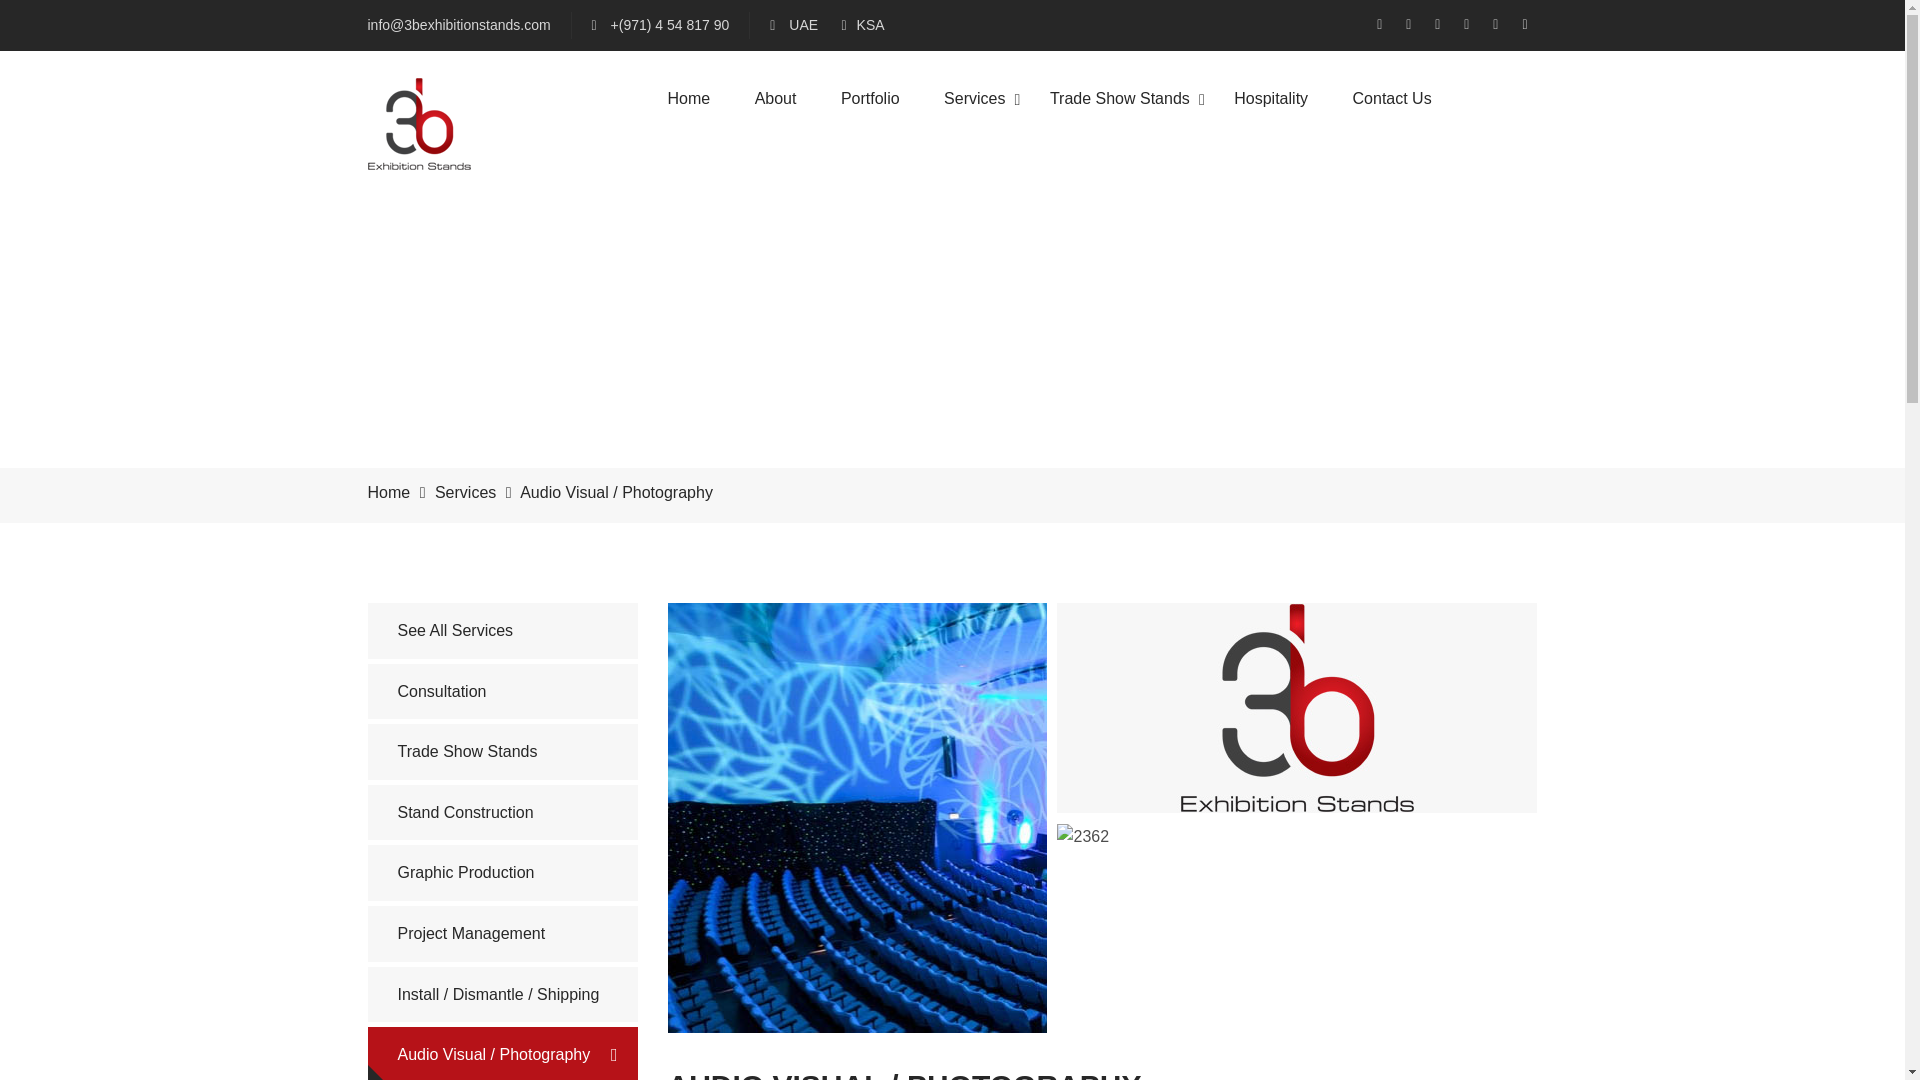 Image resolution: width=1920 pixels, height=1080 pixels. I want to click on 'Contact Us', so click(1391, 98).